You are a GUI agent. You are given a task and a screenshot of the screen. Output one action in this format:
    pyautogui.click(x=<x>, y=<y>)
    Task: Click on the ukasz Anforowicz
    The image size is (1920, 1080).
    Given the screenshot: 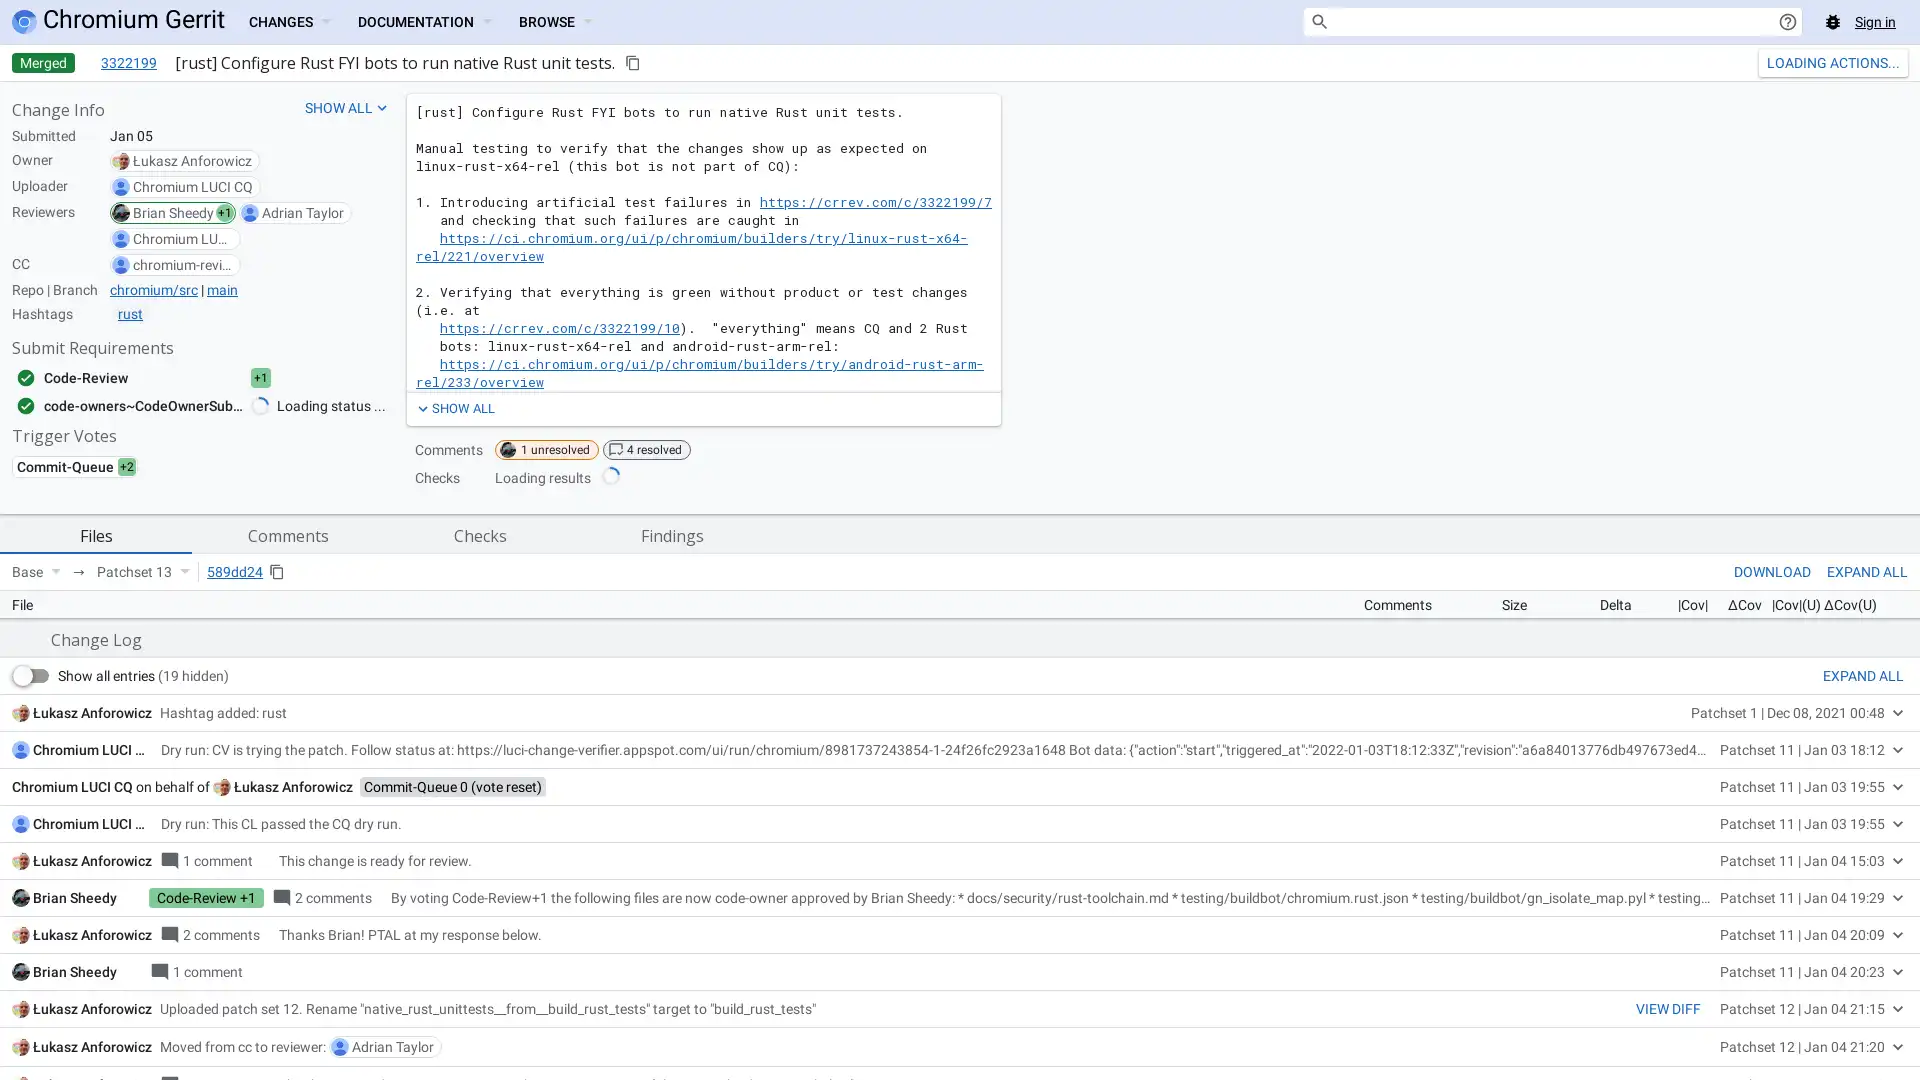 What is the action you would take?
    pyautogui.click(x=192, y=160)
    